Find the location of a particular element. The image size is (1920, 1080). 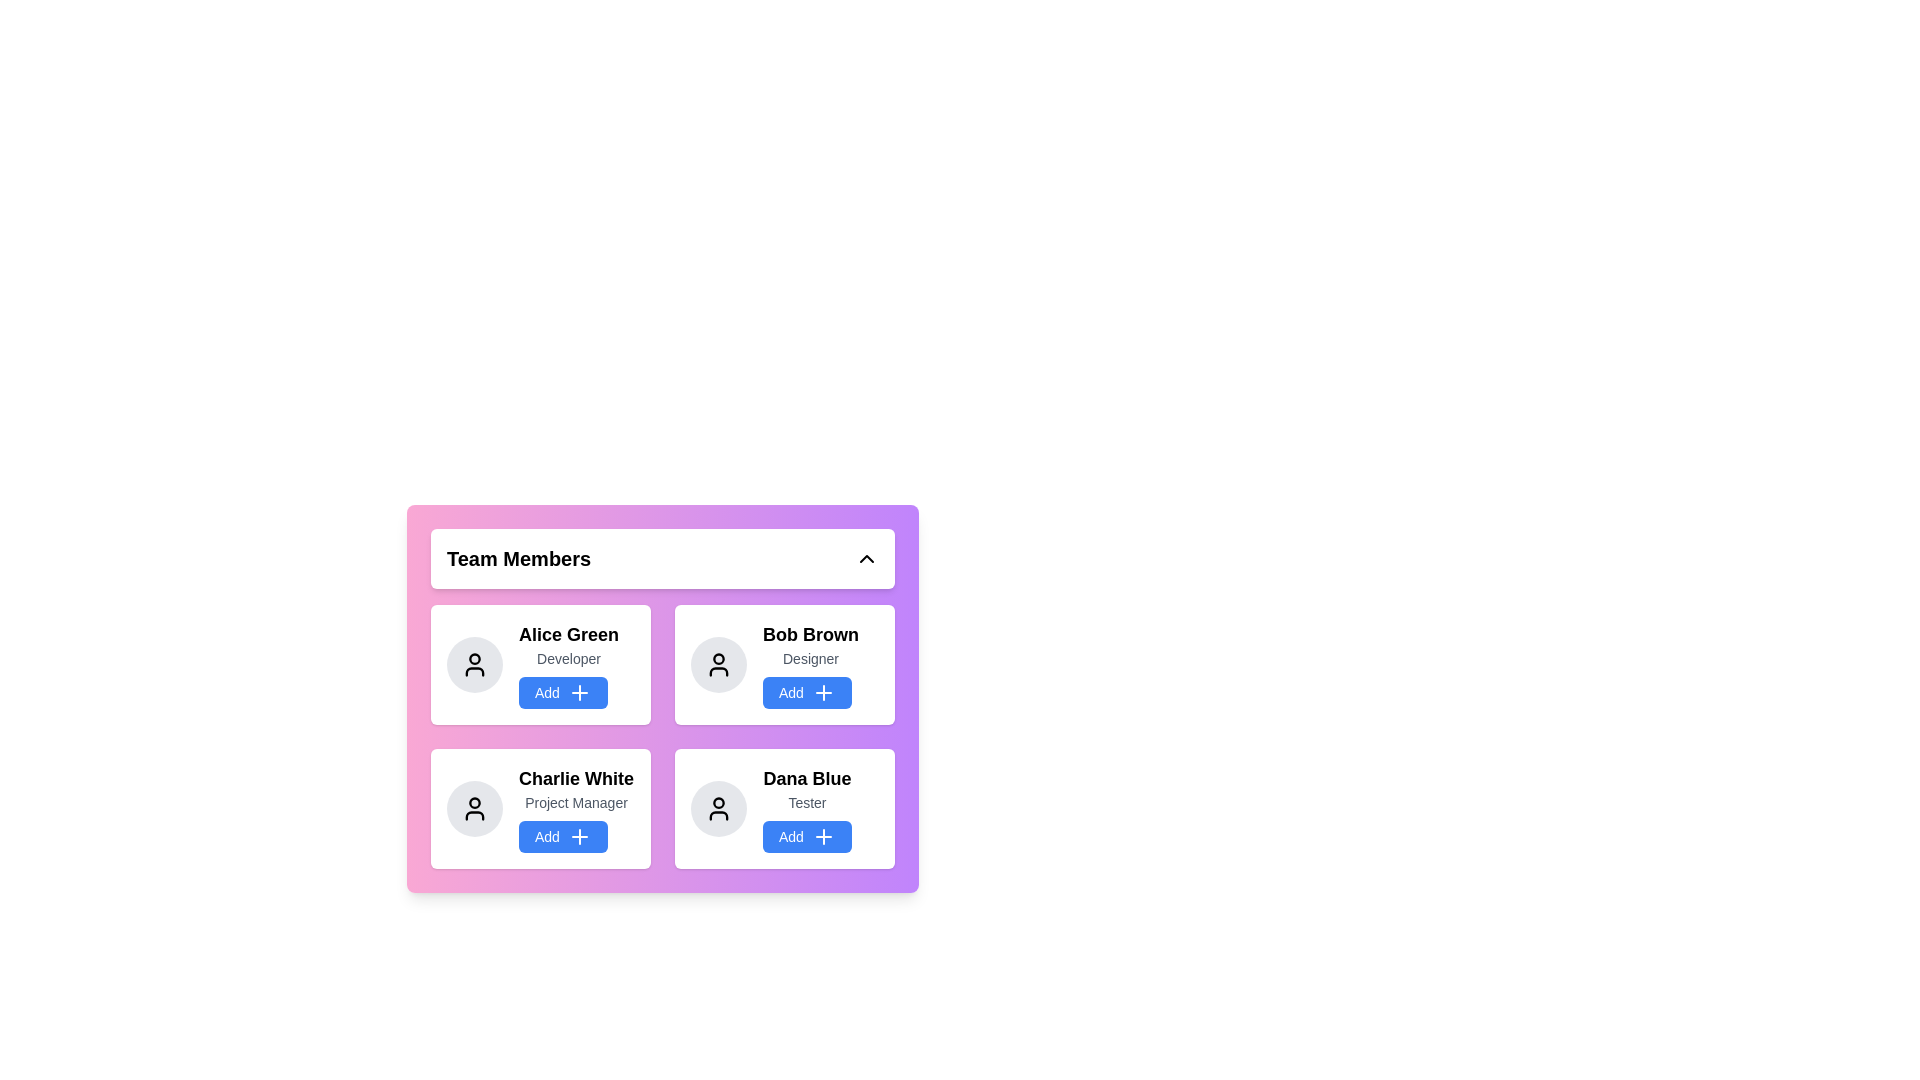

the 'Add' button with a blue background and white text, located within Charlie White's profile card is located at coordinates (562, 837).